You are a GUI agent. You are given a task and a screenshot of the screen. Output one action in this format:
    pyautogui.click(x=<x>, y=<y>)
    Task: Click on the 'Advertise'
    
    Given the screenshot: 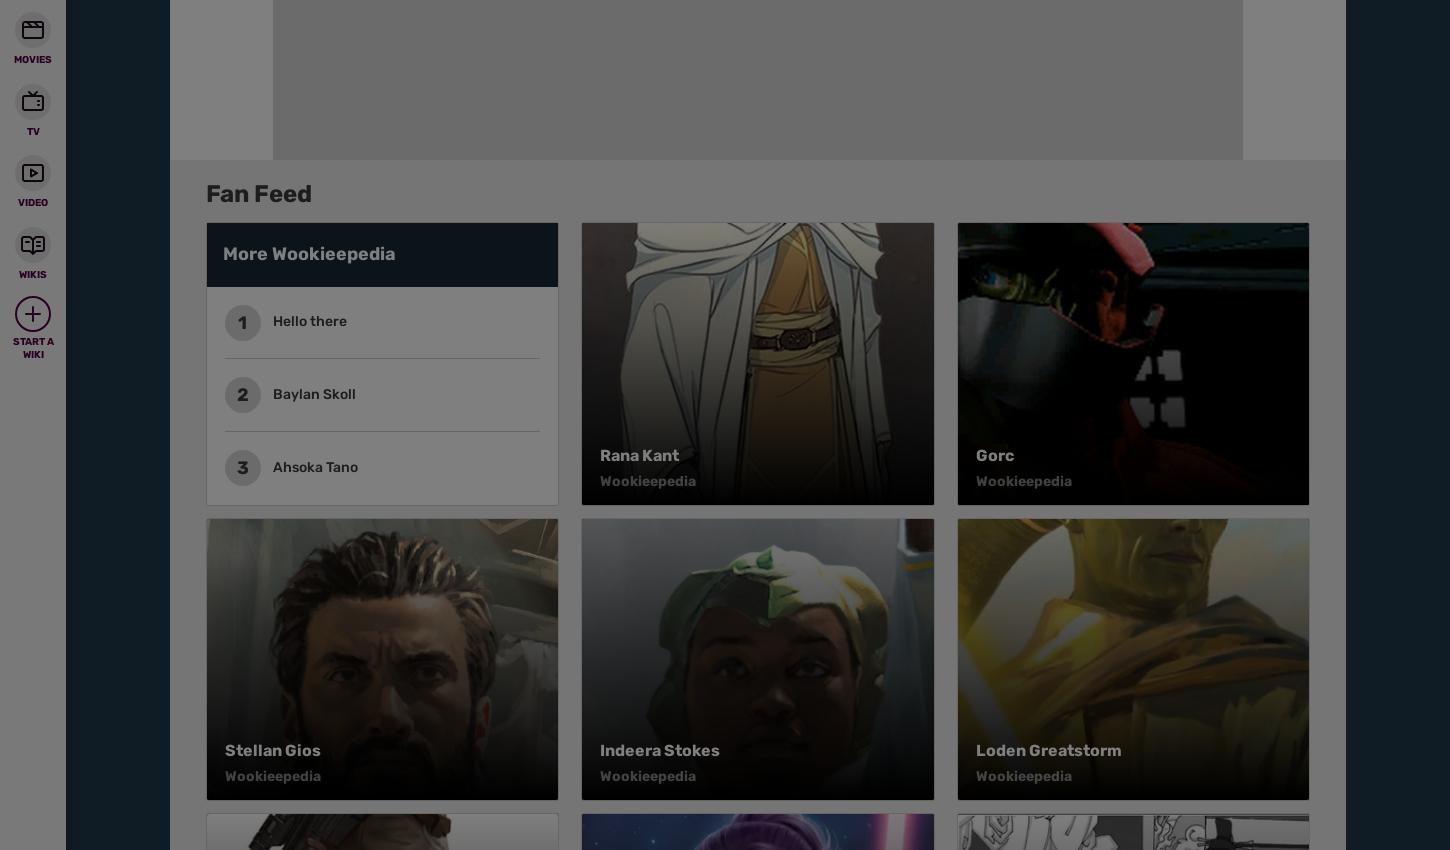 What is the action you would take?
    pyautogui.click(x=803, y=150)
    